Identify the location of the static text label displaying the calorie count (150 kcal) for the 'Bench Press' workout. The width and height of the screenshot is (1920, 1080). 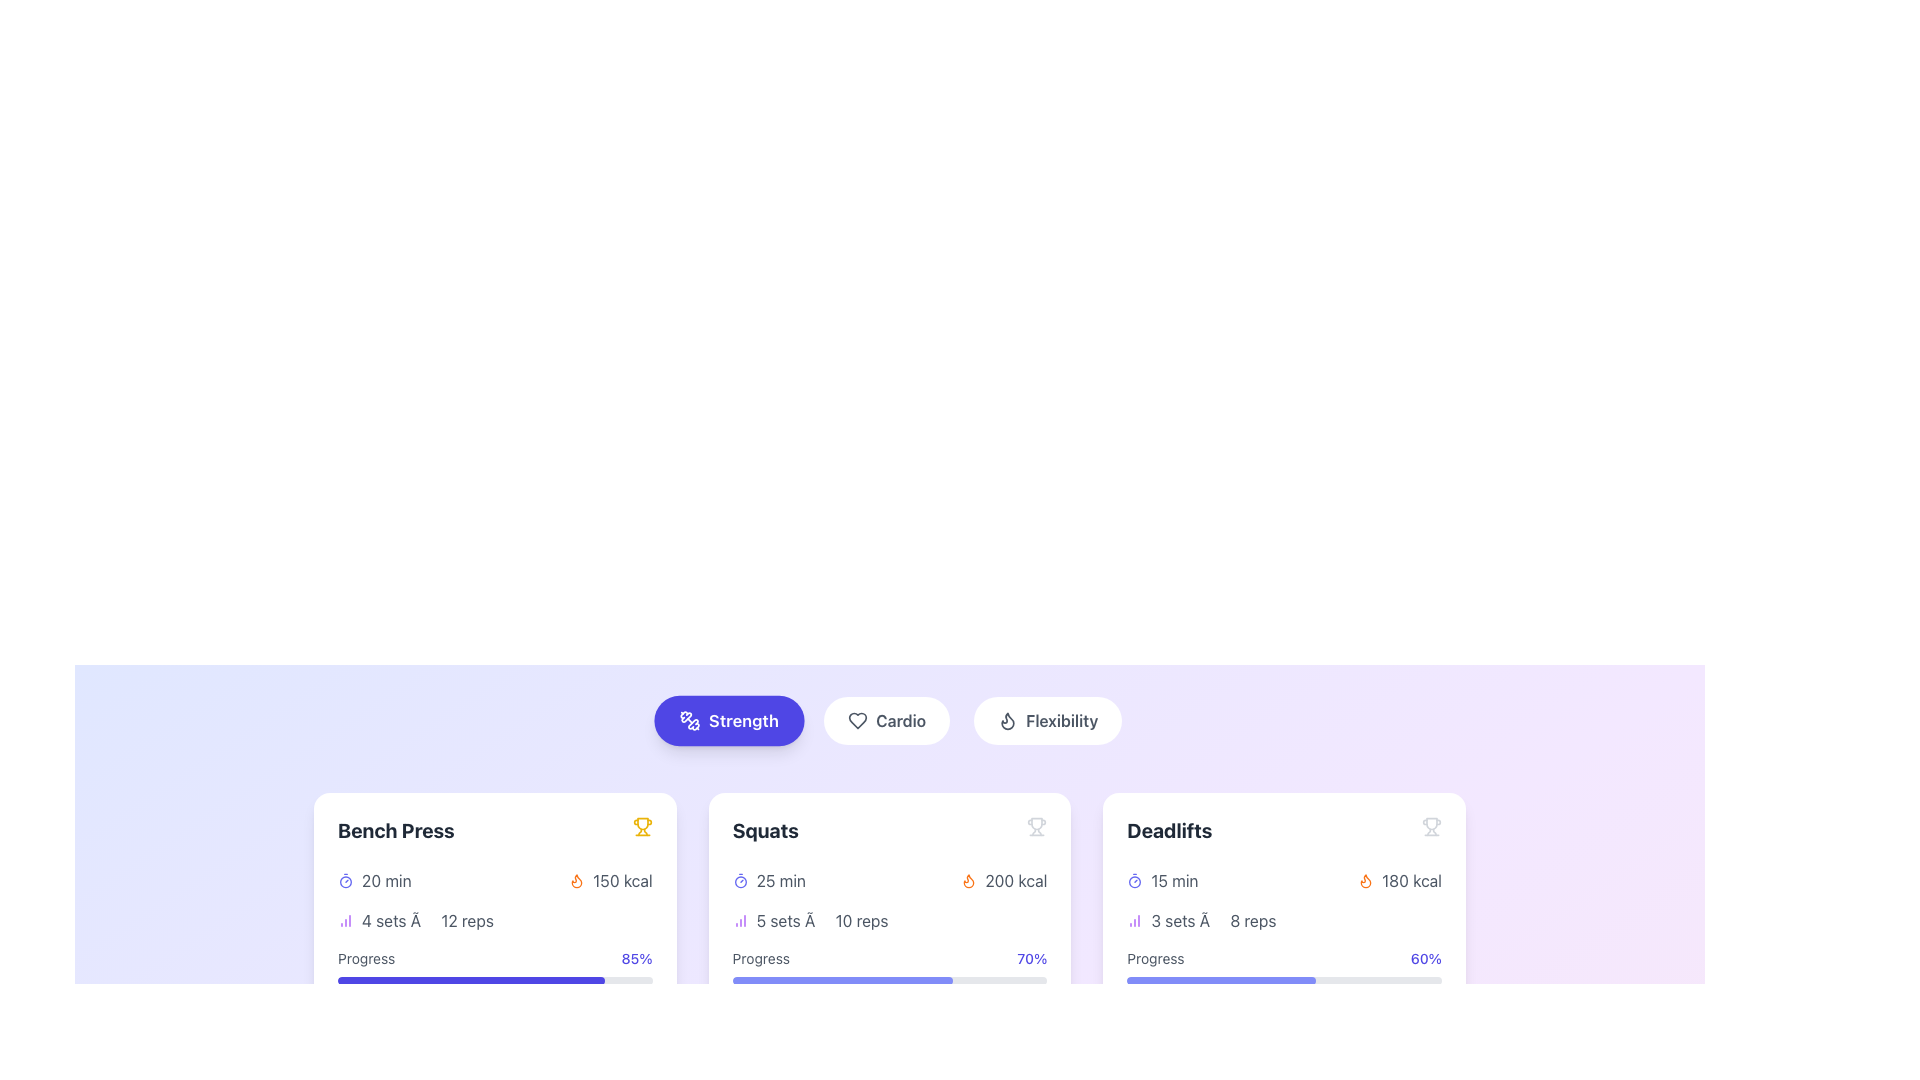
(621, 879).